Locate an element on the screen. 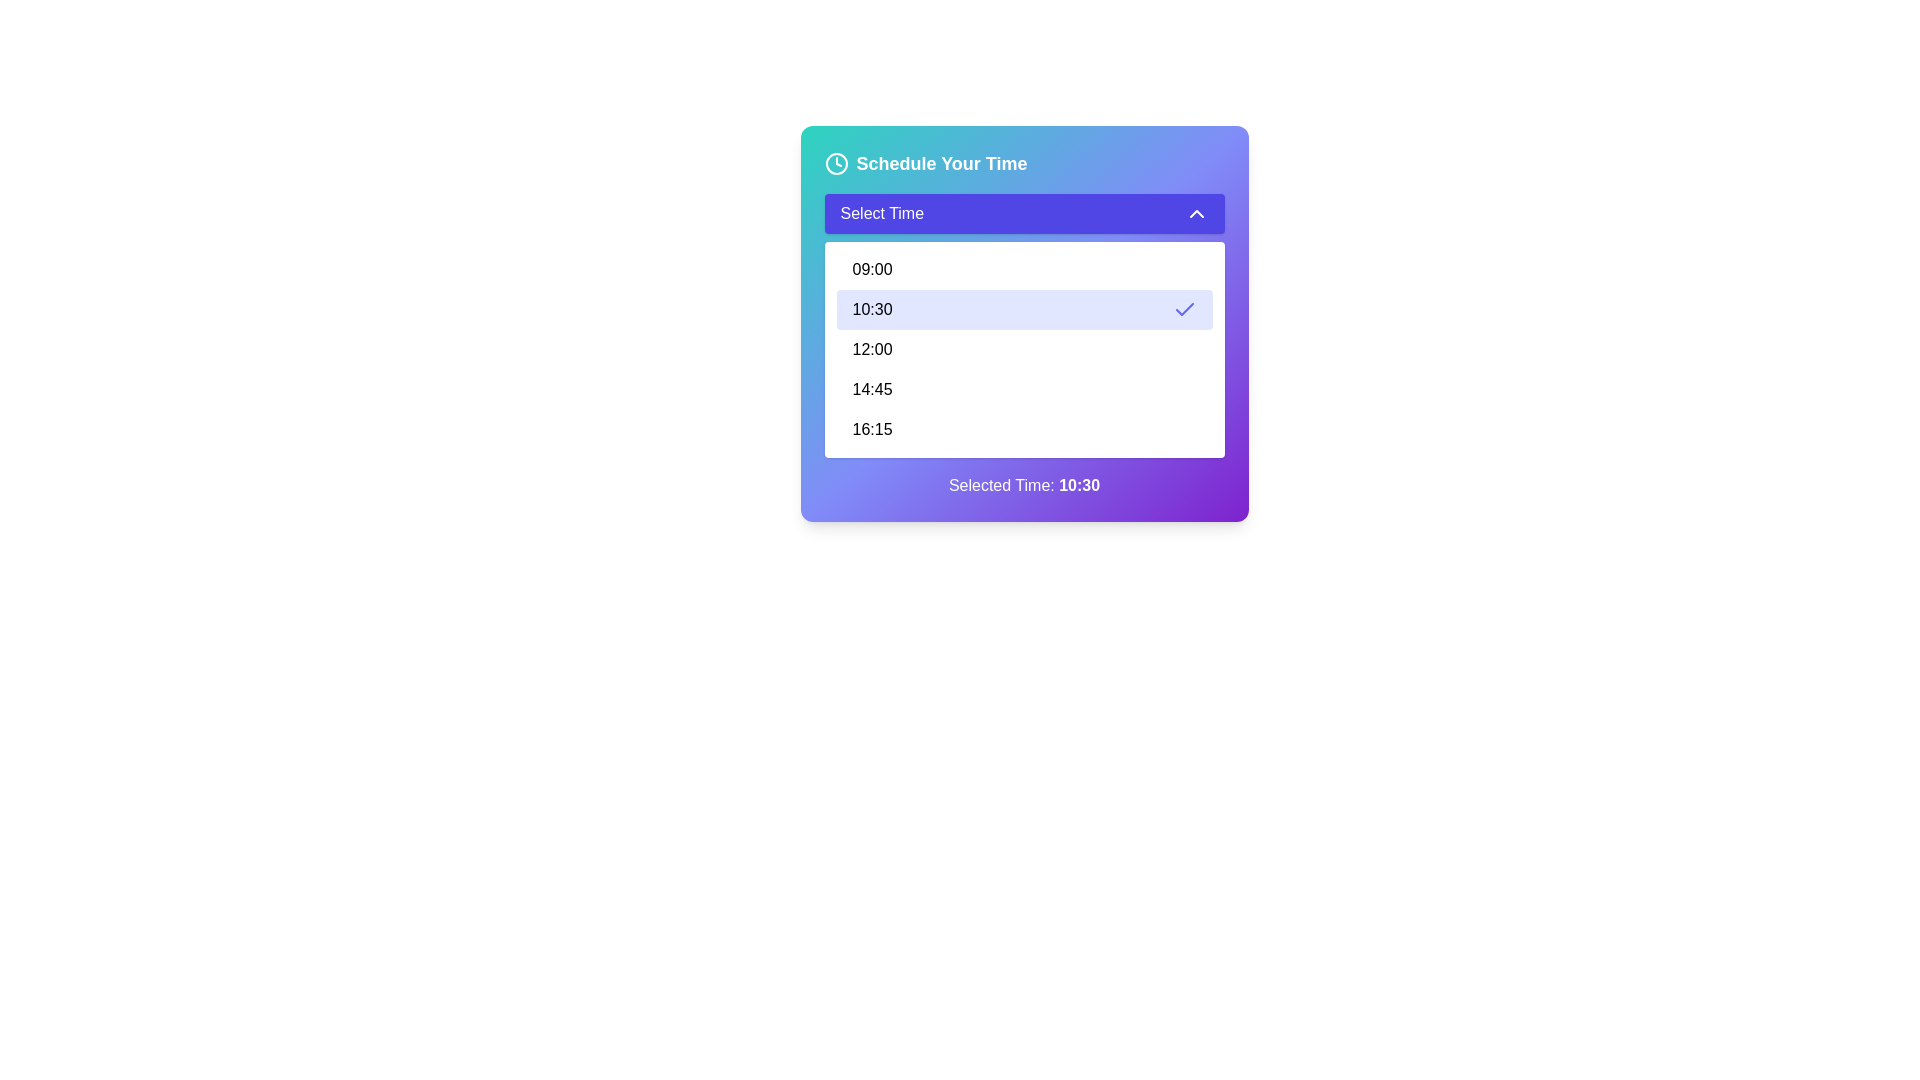 The image size is (1920, 1080). the fourth selectable time option in the dropdown menu, which is positioned between '12:00' and '16:15' is located at coordinates (1024, 389).